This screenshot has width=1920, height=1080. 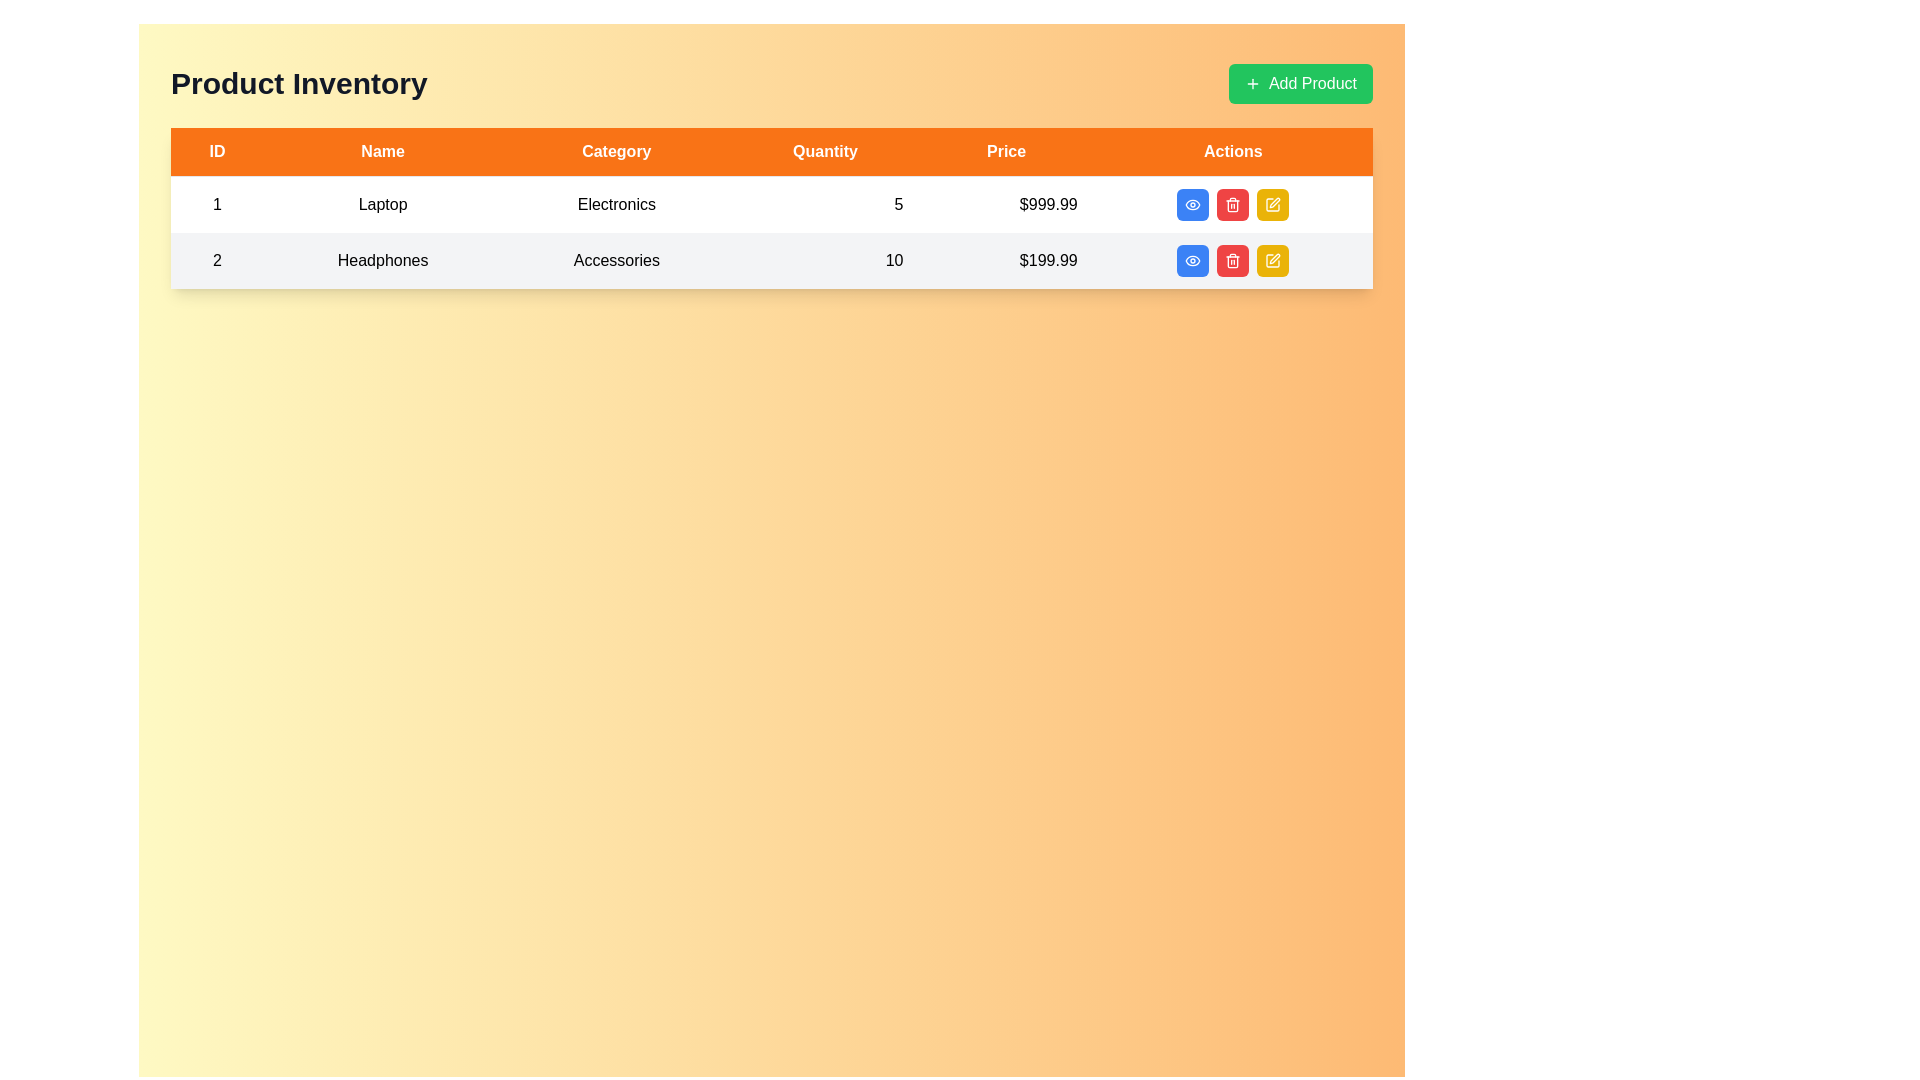 I want to click on the delete button located in the rightmost column of the actions section of the second row in the table, so click(x=1232, y=260).